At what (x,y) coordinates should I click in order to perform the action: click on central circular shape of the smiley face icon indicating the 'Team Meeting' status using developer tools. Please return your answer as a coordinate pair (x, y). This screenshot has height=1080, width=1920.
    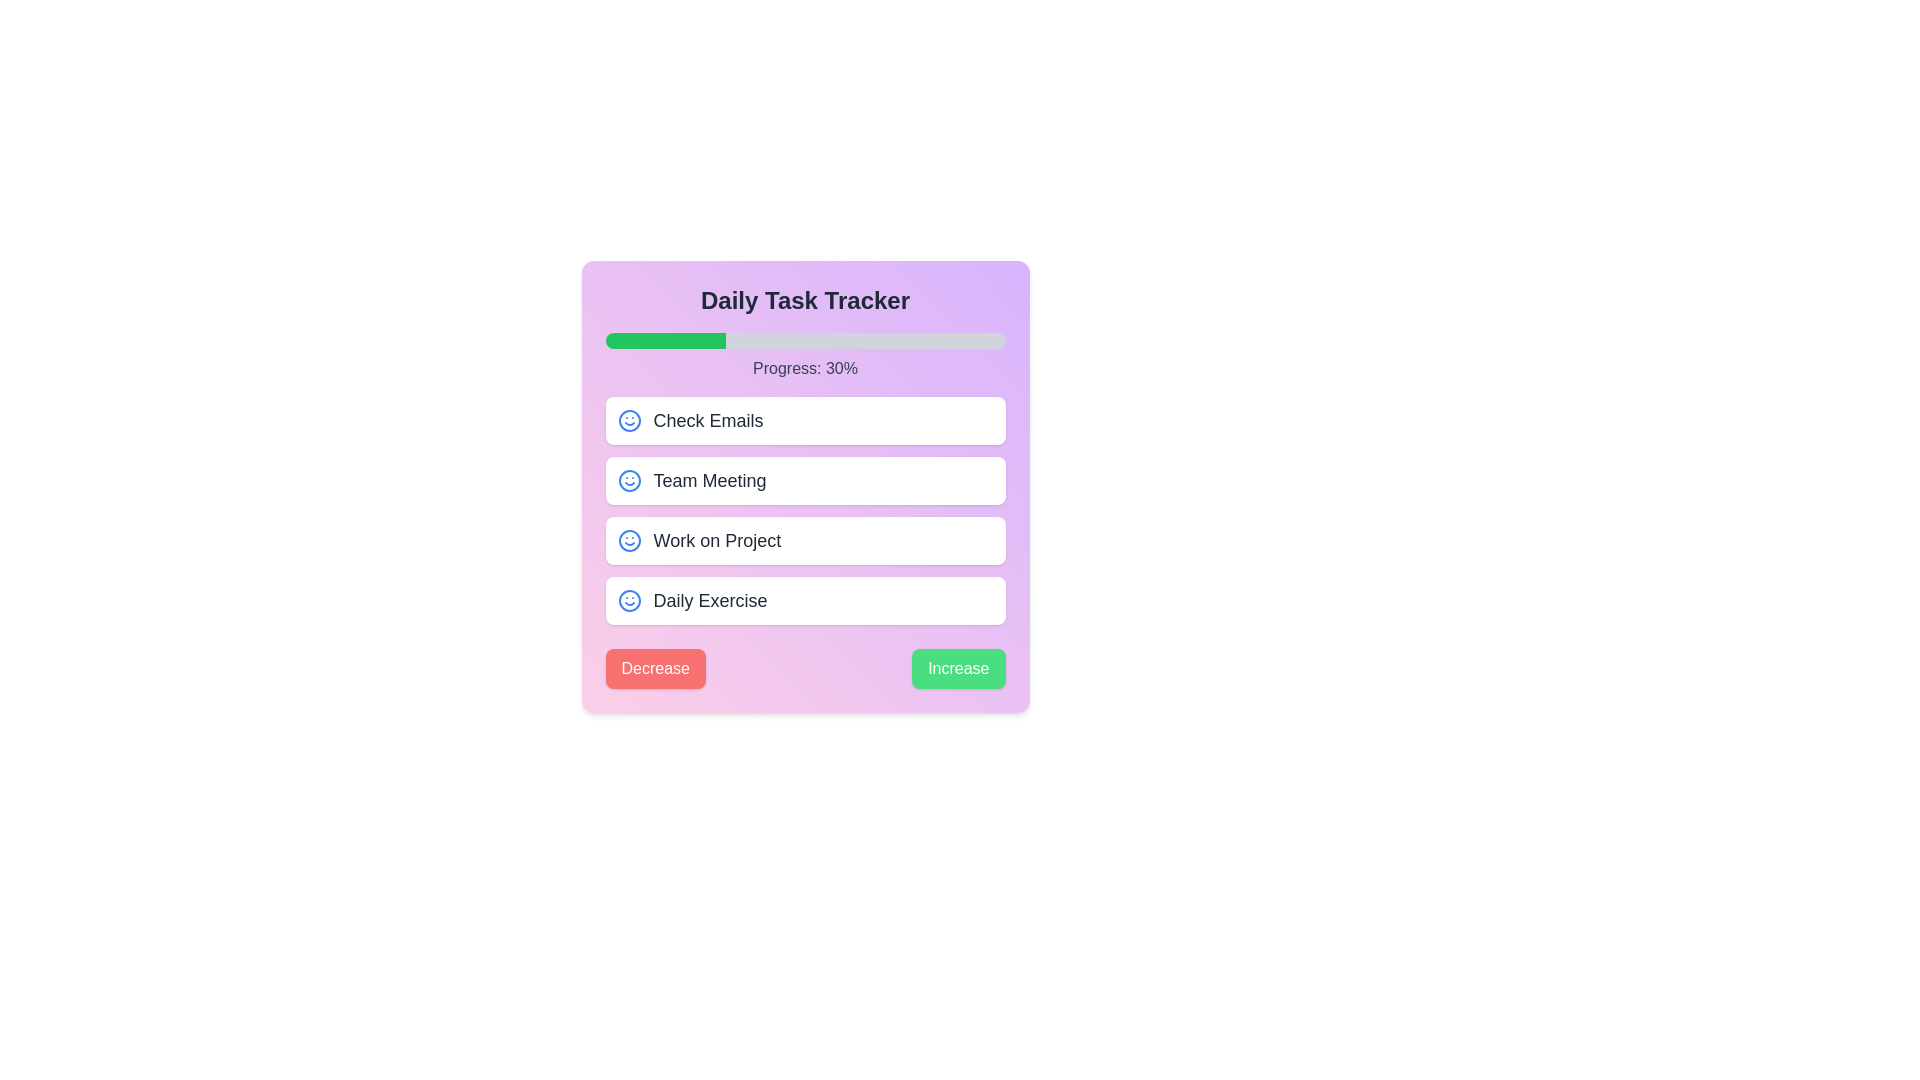
    Looking at the image, I should click on (628, 481).